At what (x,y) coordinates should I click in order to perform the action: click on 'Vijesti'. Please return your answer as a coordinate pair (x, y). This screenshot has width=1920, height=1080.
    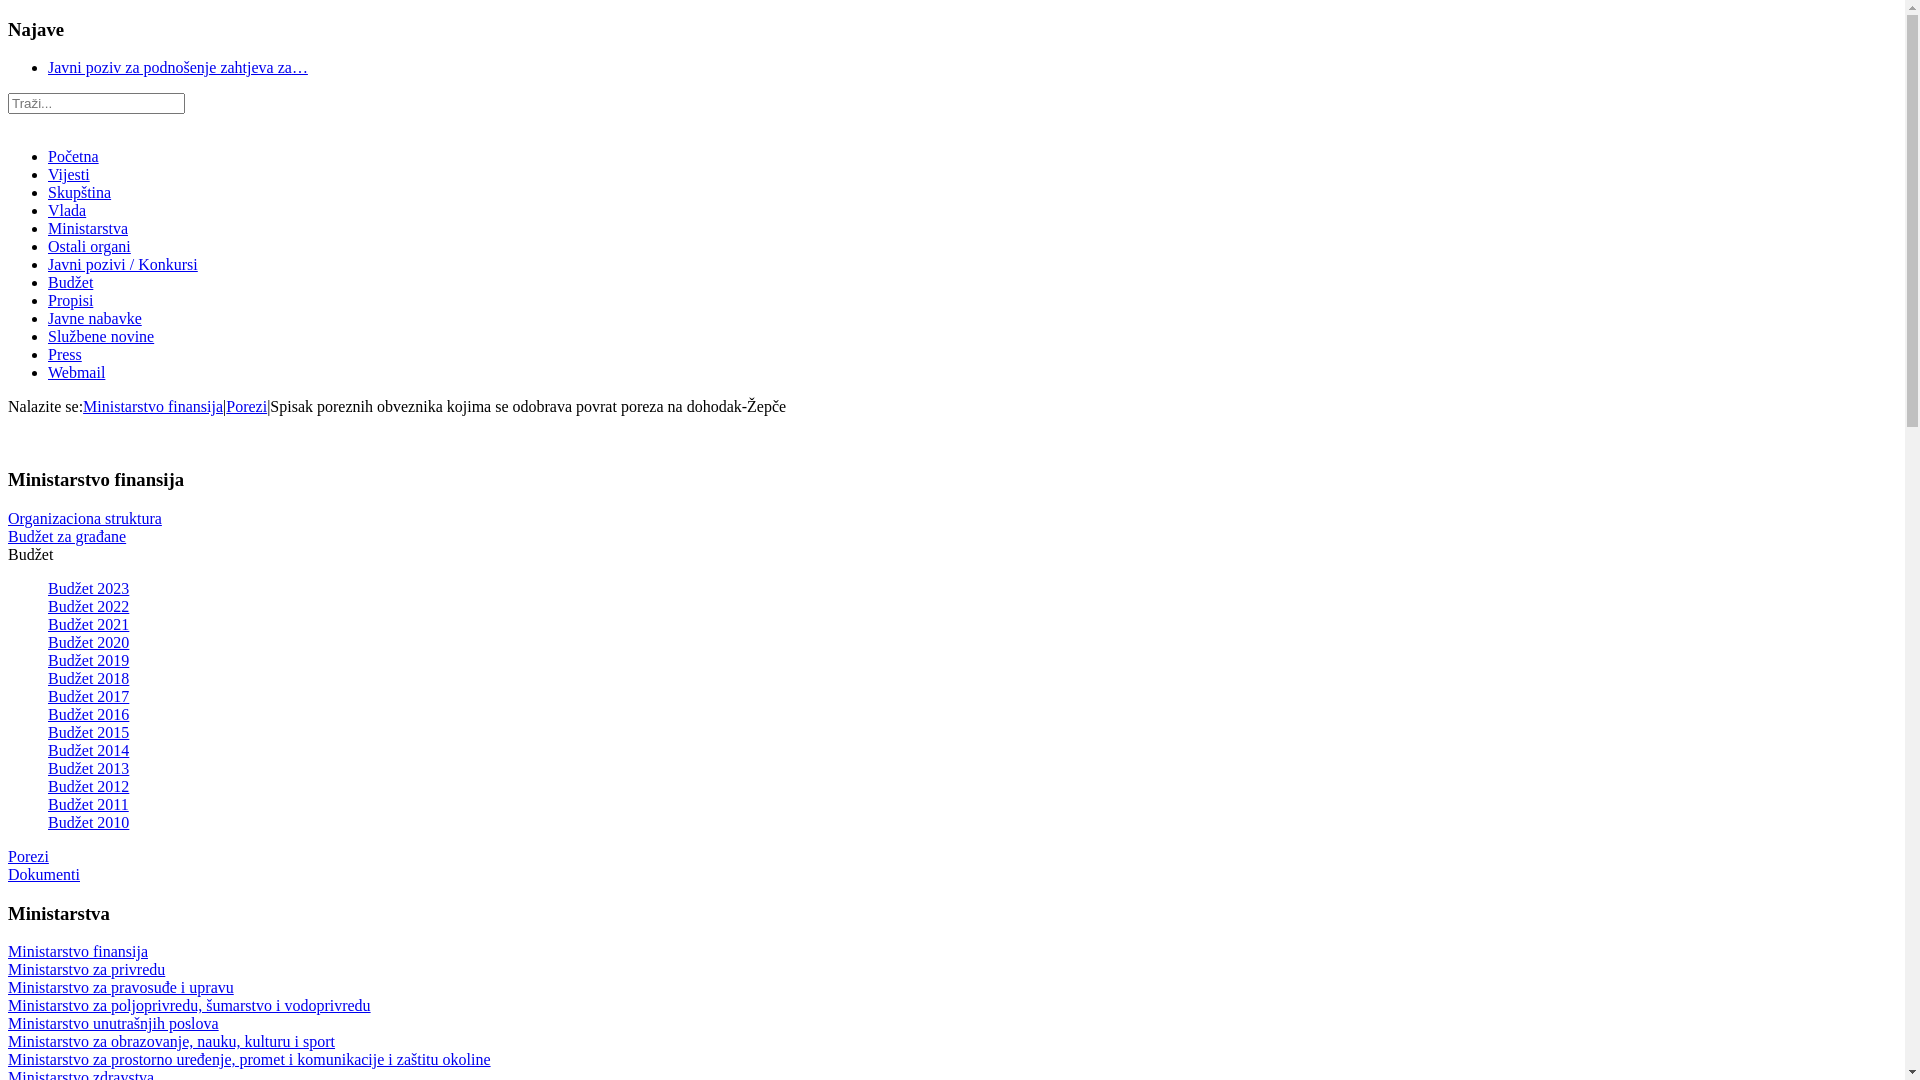
    Looking at the image, I should click on (68, 173).